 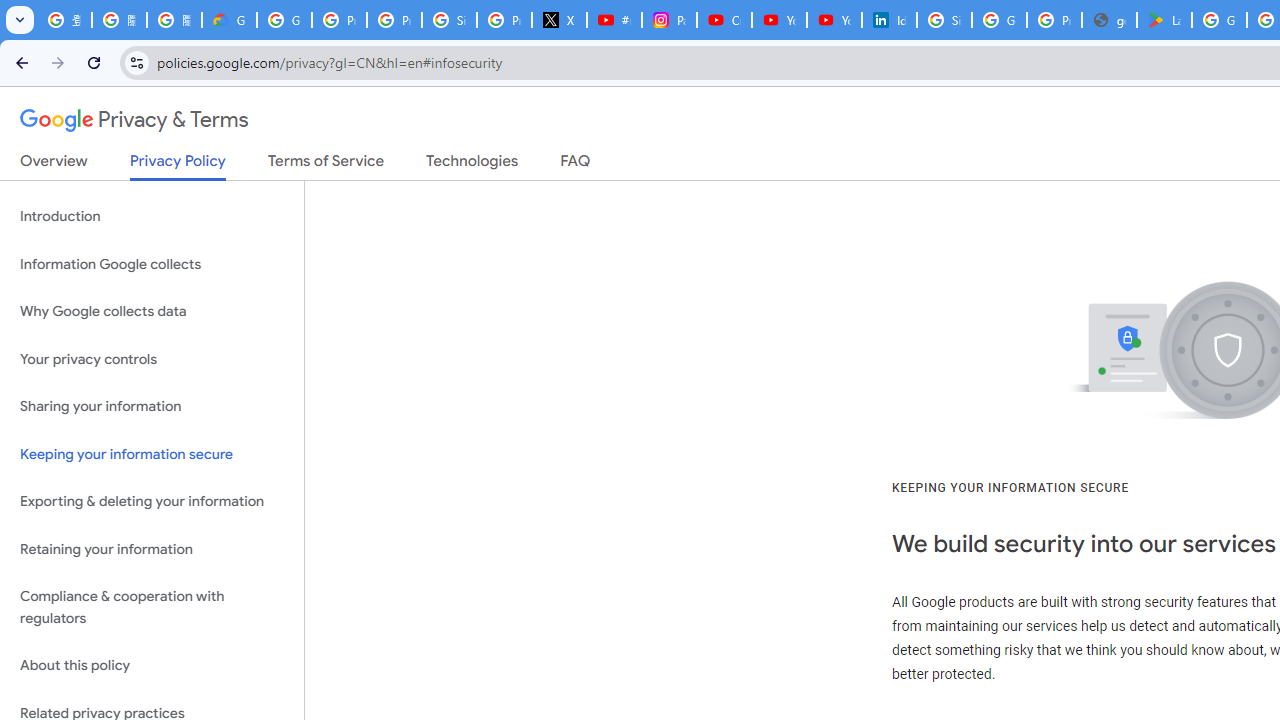 I want to click on 'Identity verification via Persona | LinkedIn Help', so click(x=887, y=20).